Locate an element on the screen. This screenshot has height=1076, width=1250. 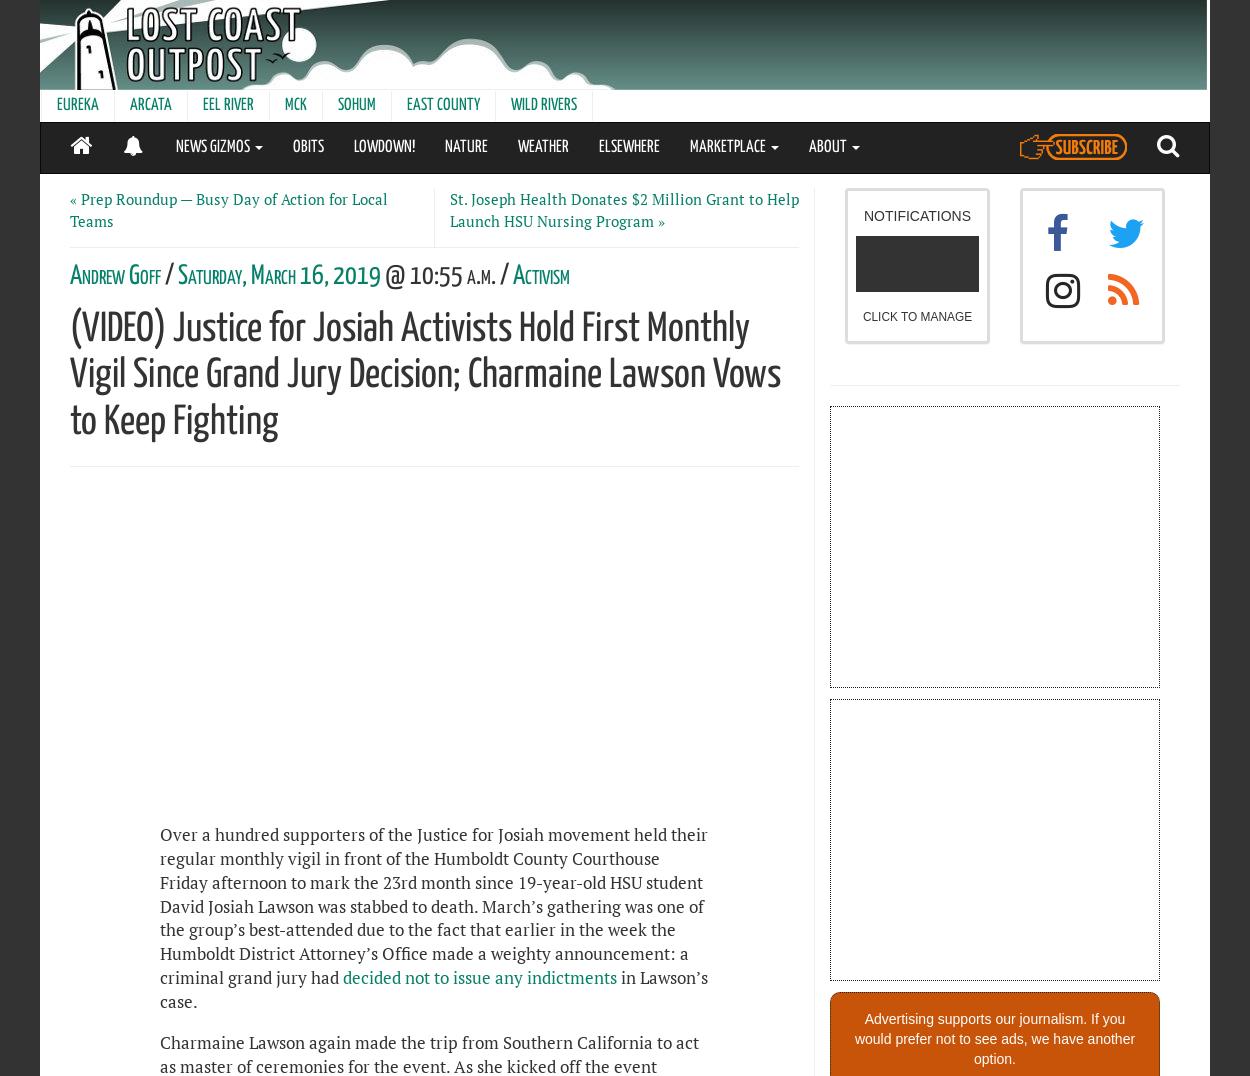
'Saturday, March 16, 2019' is located at coordinates (281, 275).